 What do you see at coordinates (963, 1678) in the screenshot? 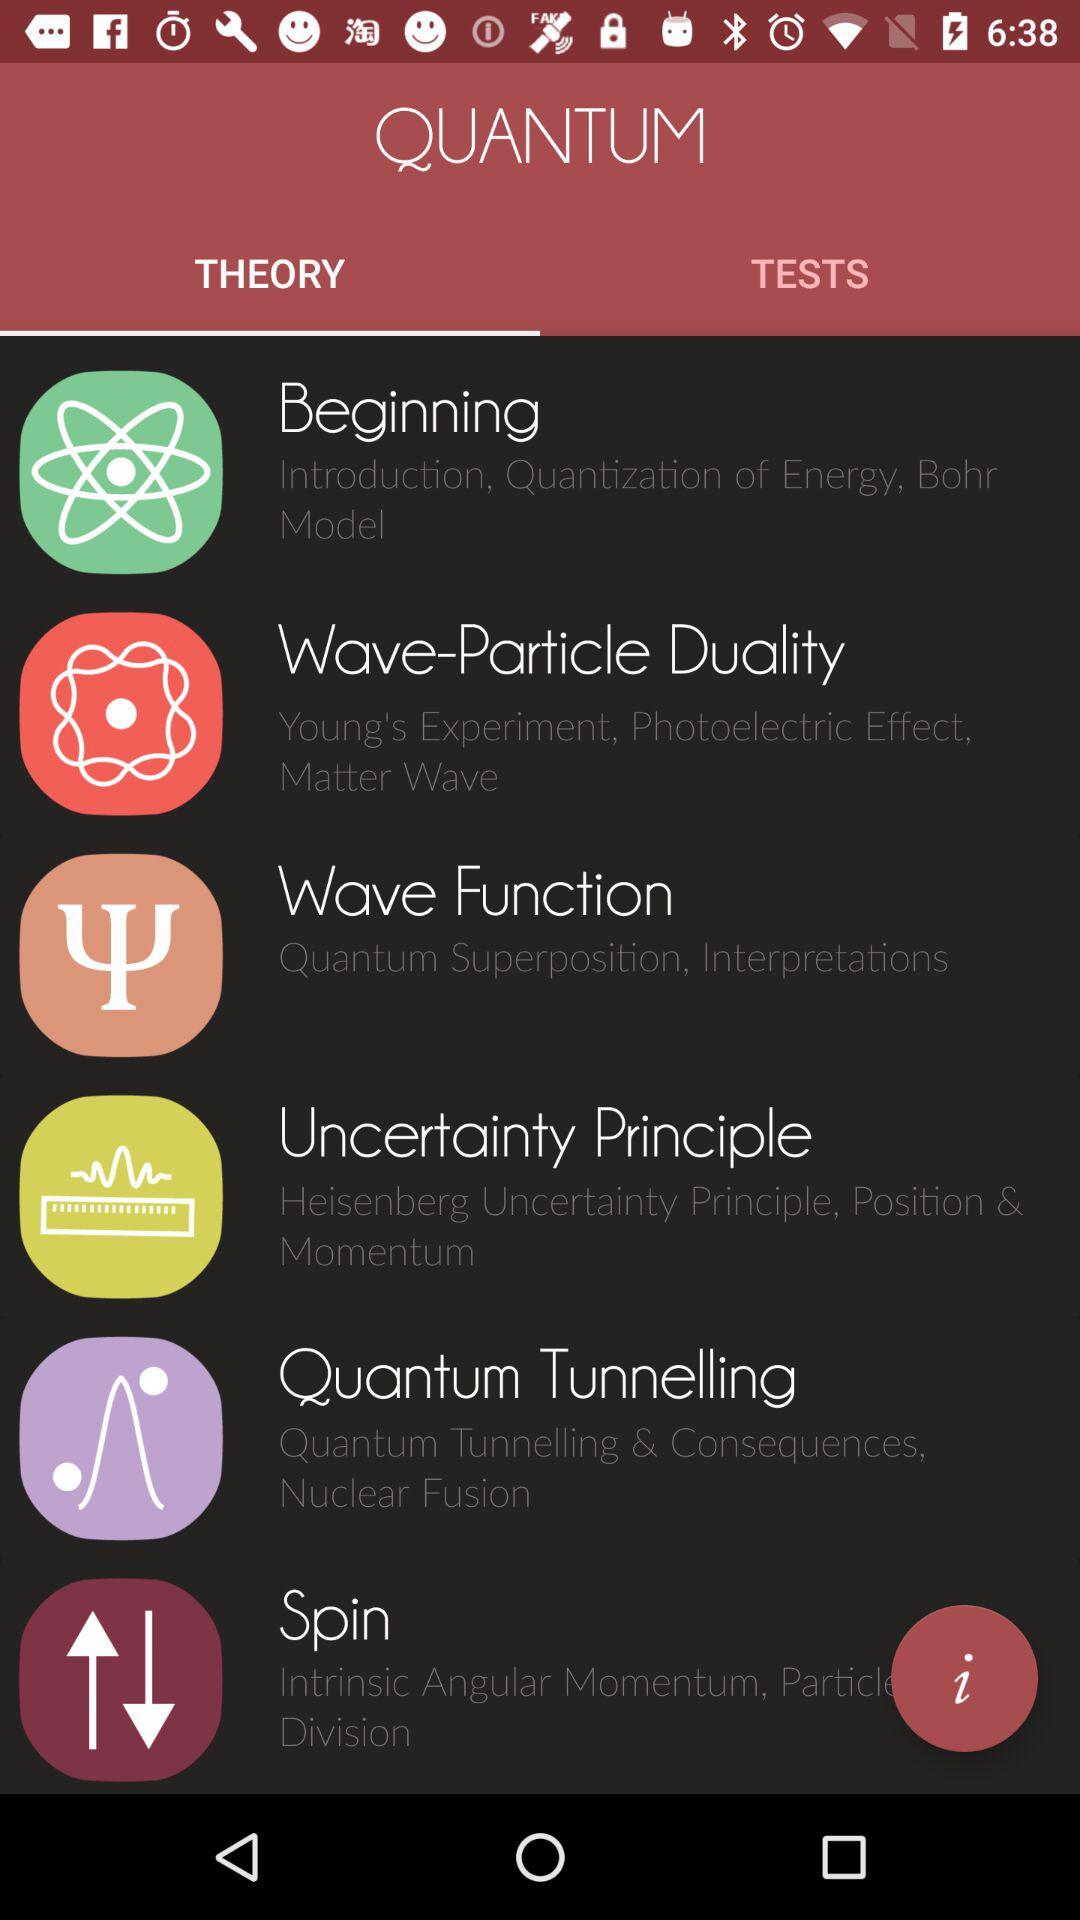
I see `the info icon` at bounding box center [963, 1678].